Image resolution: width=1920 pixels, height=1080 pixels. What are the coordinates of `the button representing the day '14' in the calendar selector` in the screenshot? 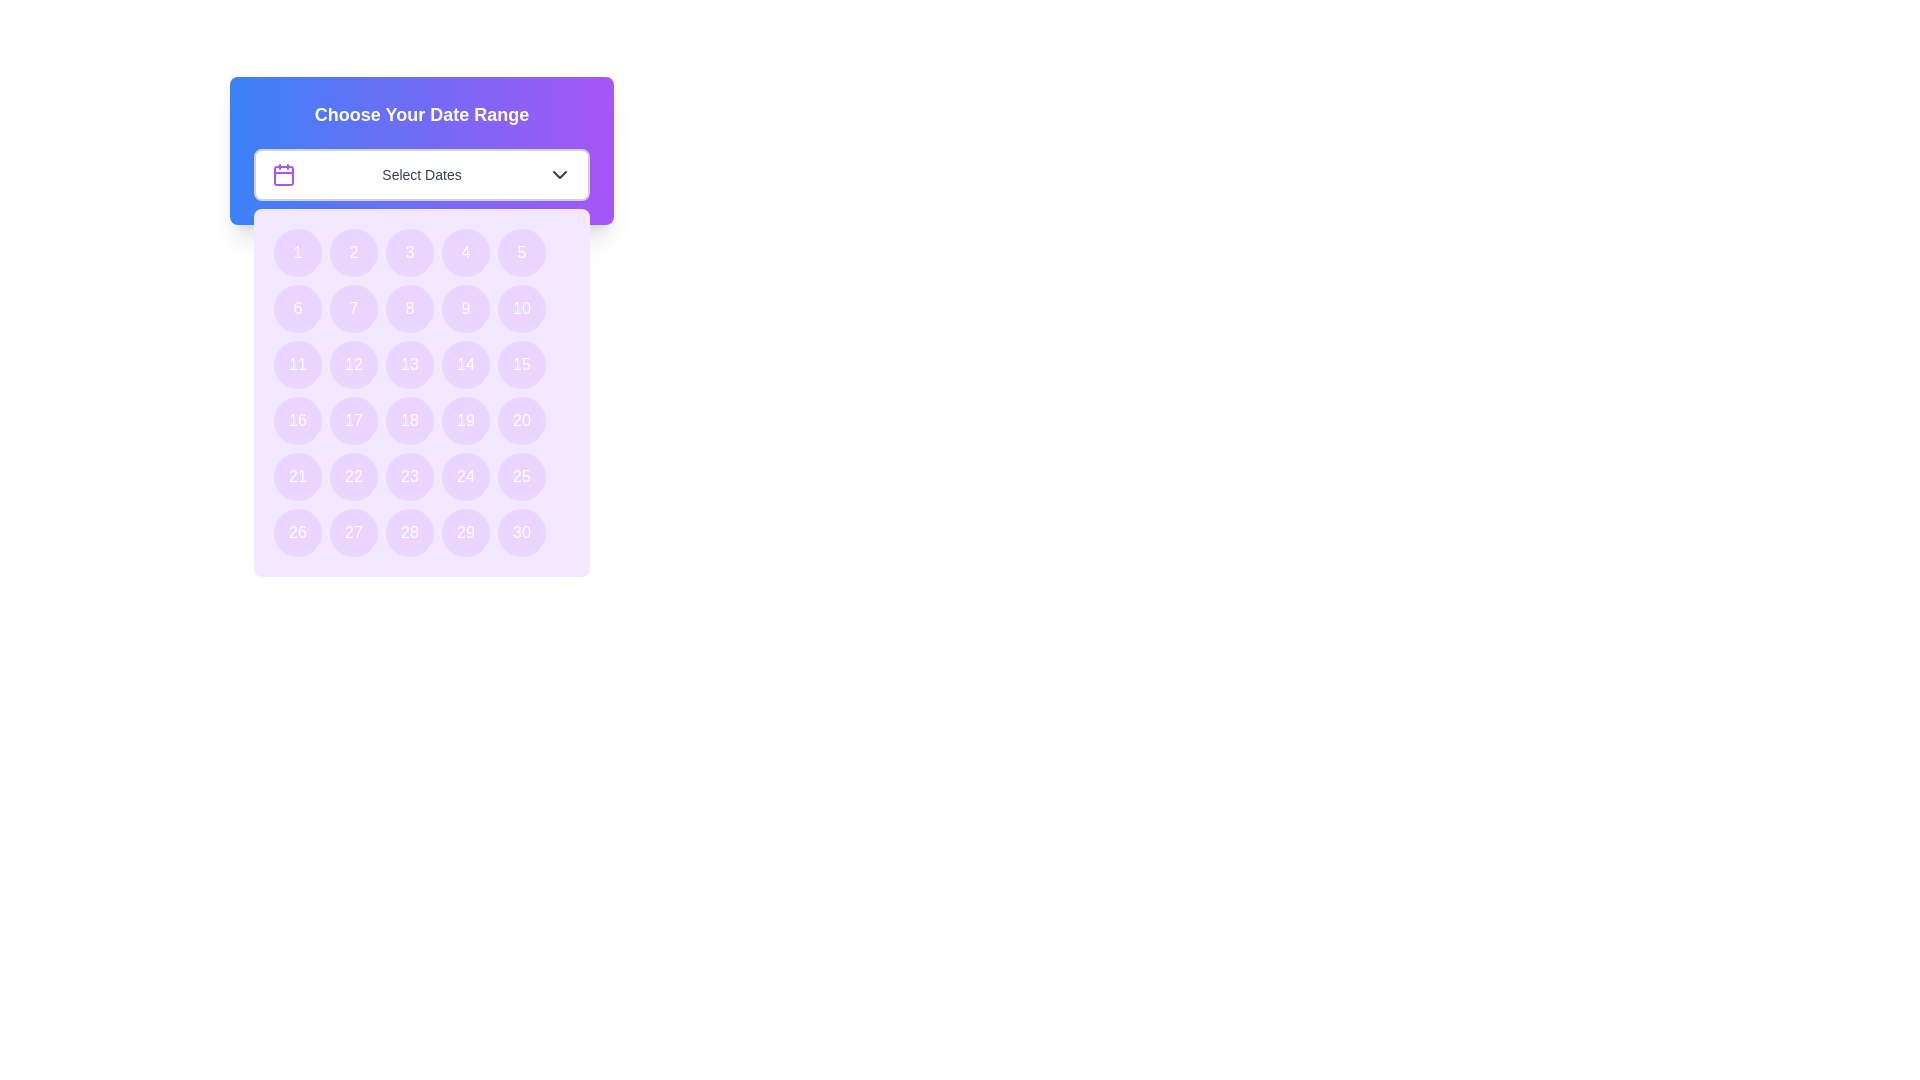 It's located at (464, 365).